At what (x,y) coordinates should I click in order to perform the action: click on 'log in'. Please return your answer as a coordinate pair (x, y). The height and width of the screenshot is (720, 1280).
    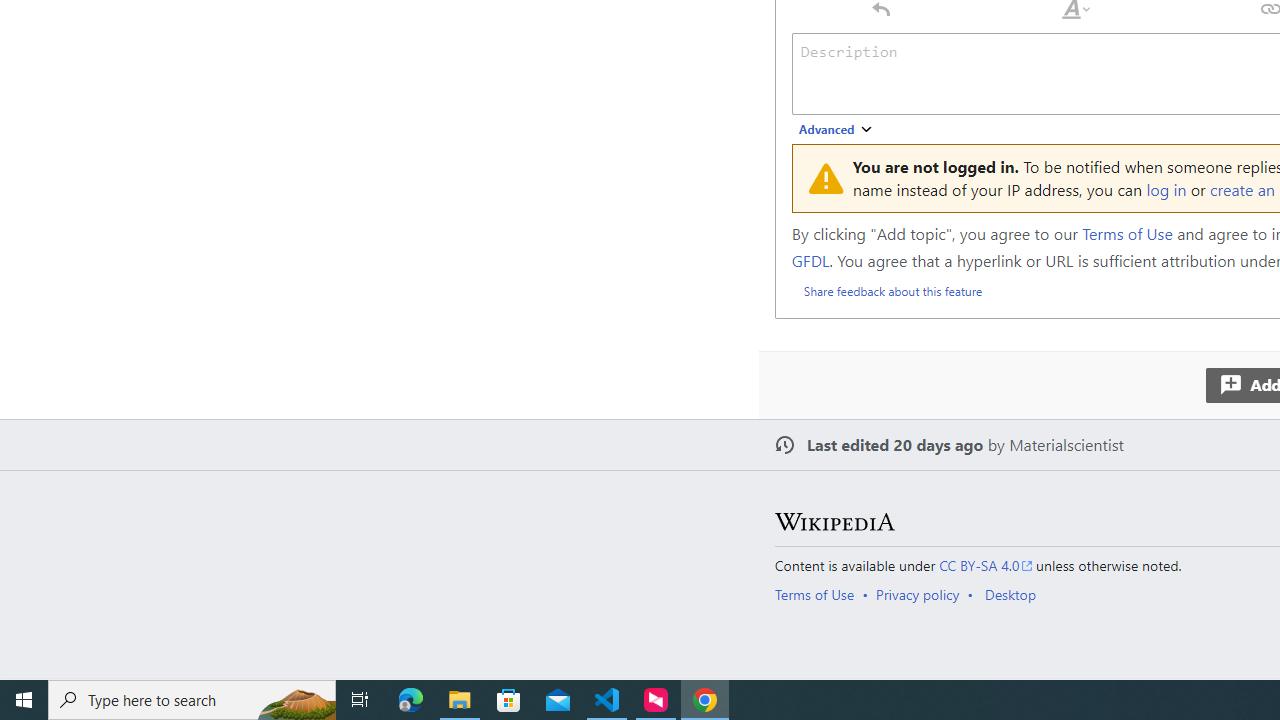
    Looking at the image, I should click on (1166, 189).